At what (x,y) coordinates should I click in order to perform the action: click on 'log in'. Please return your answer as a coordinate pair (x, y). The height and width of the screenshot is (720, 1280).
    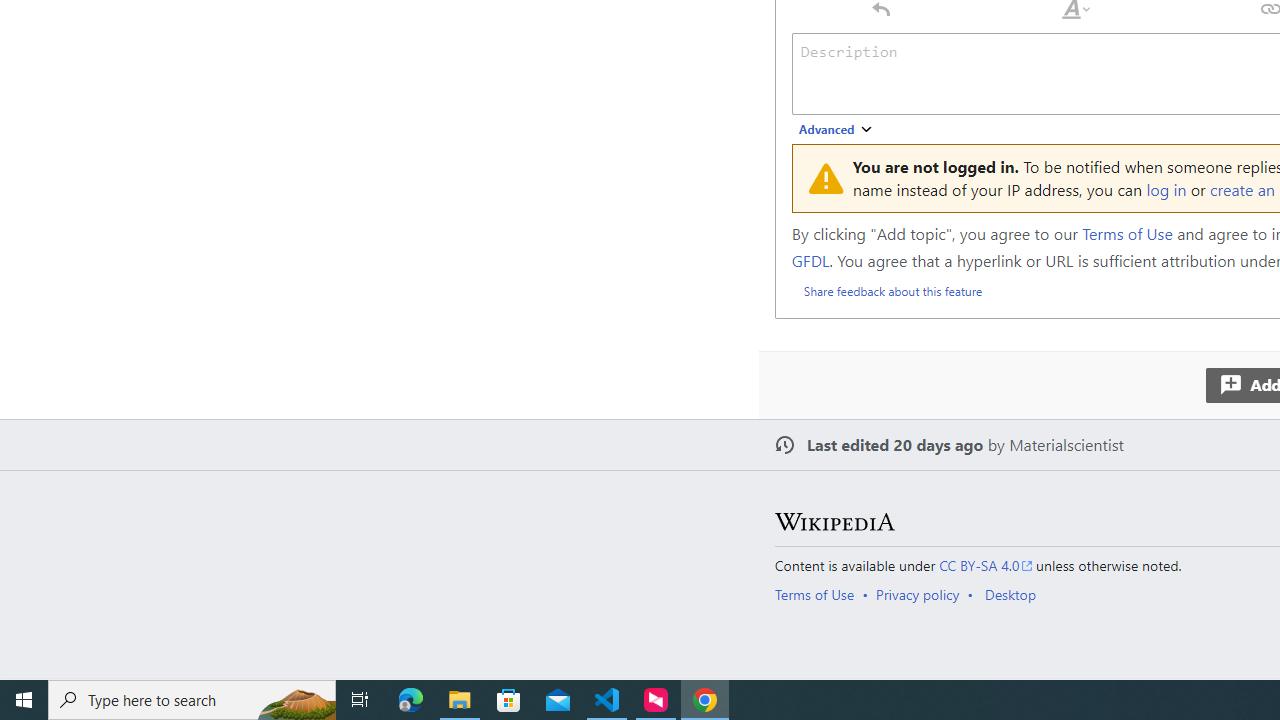
    Looking at the image, I should click on (1166, 189).